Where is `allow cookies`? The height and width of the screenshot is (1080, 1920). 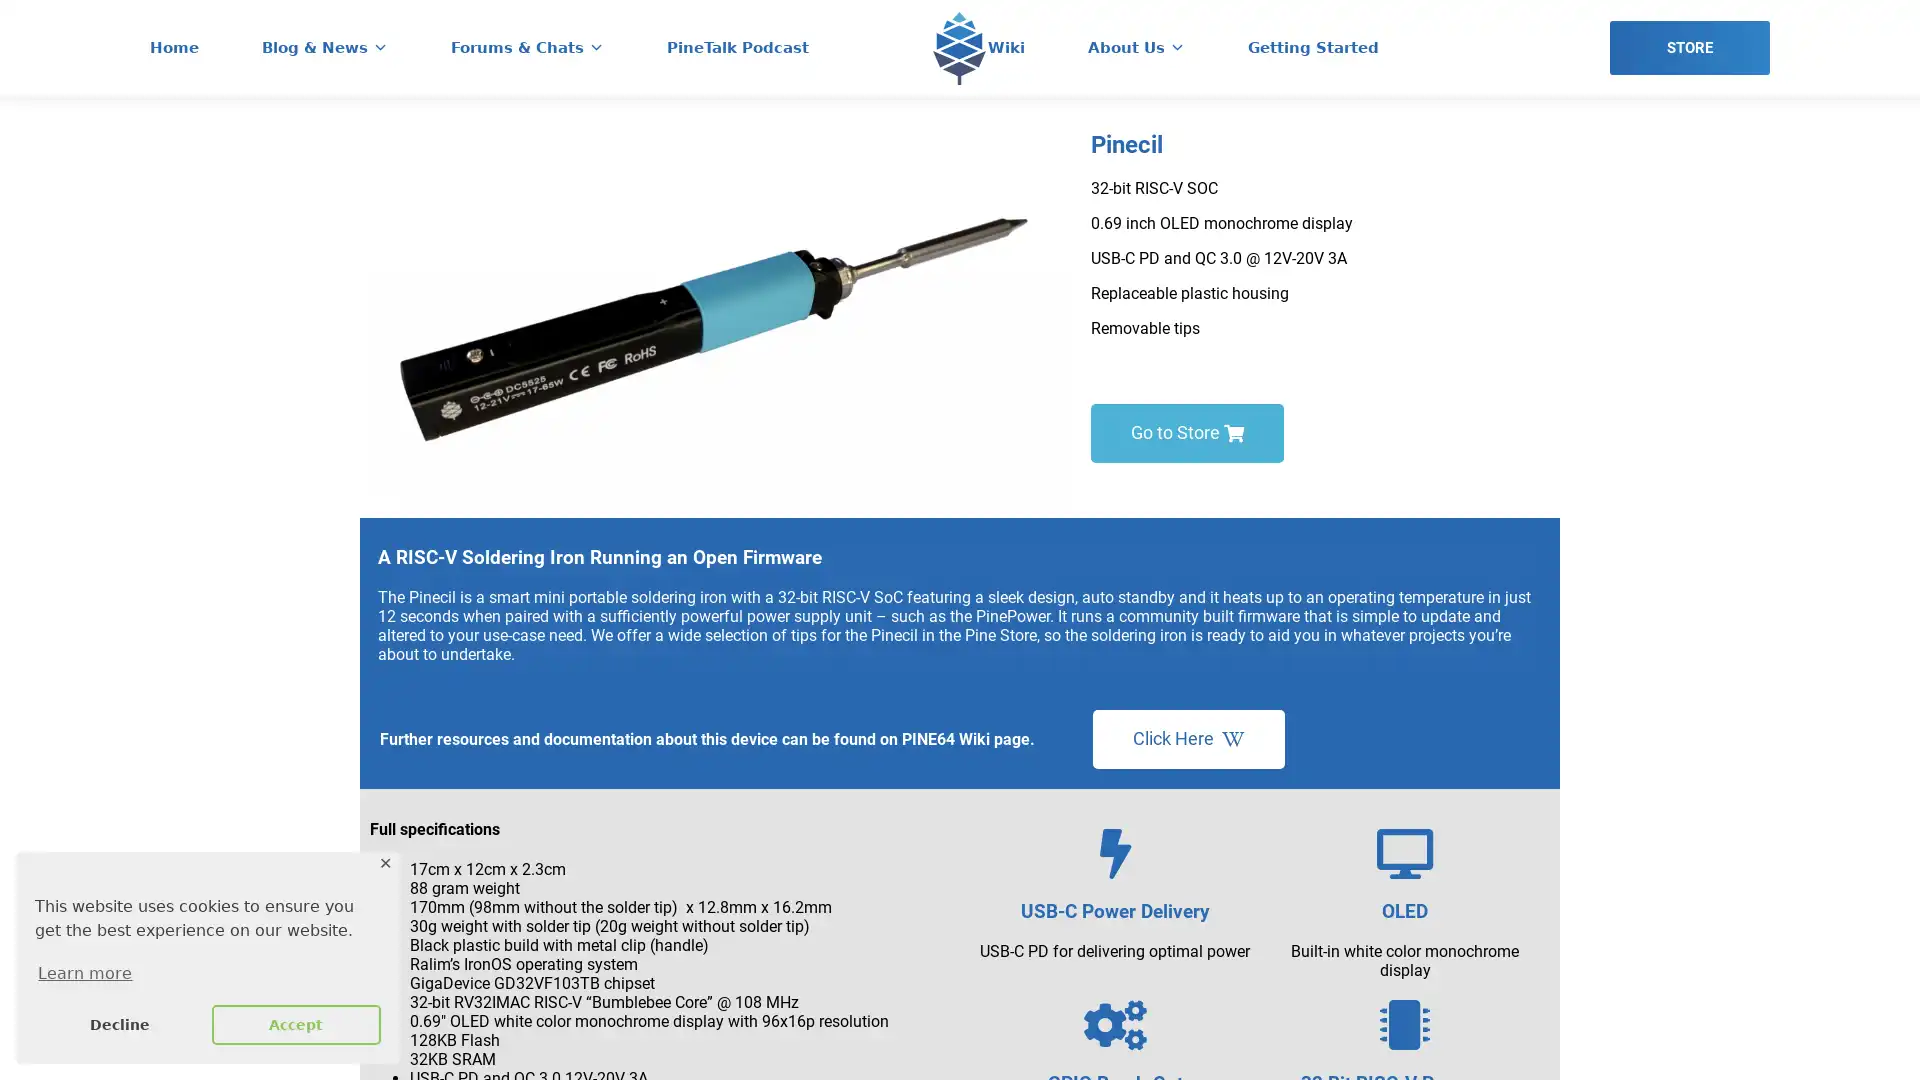 allow cookies is located at coordinates (294, 1024).